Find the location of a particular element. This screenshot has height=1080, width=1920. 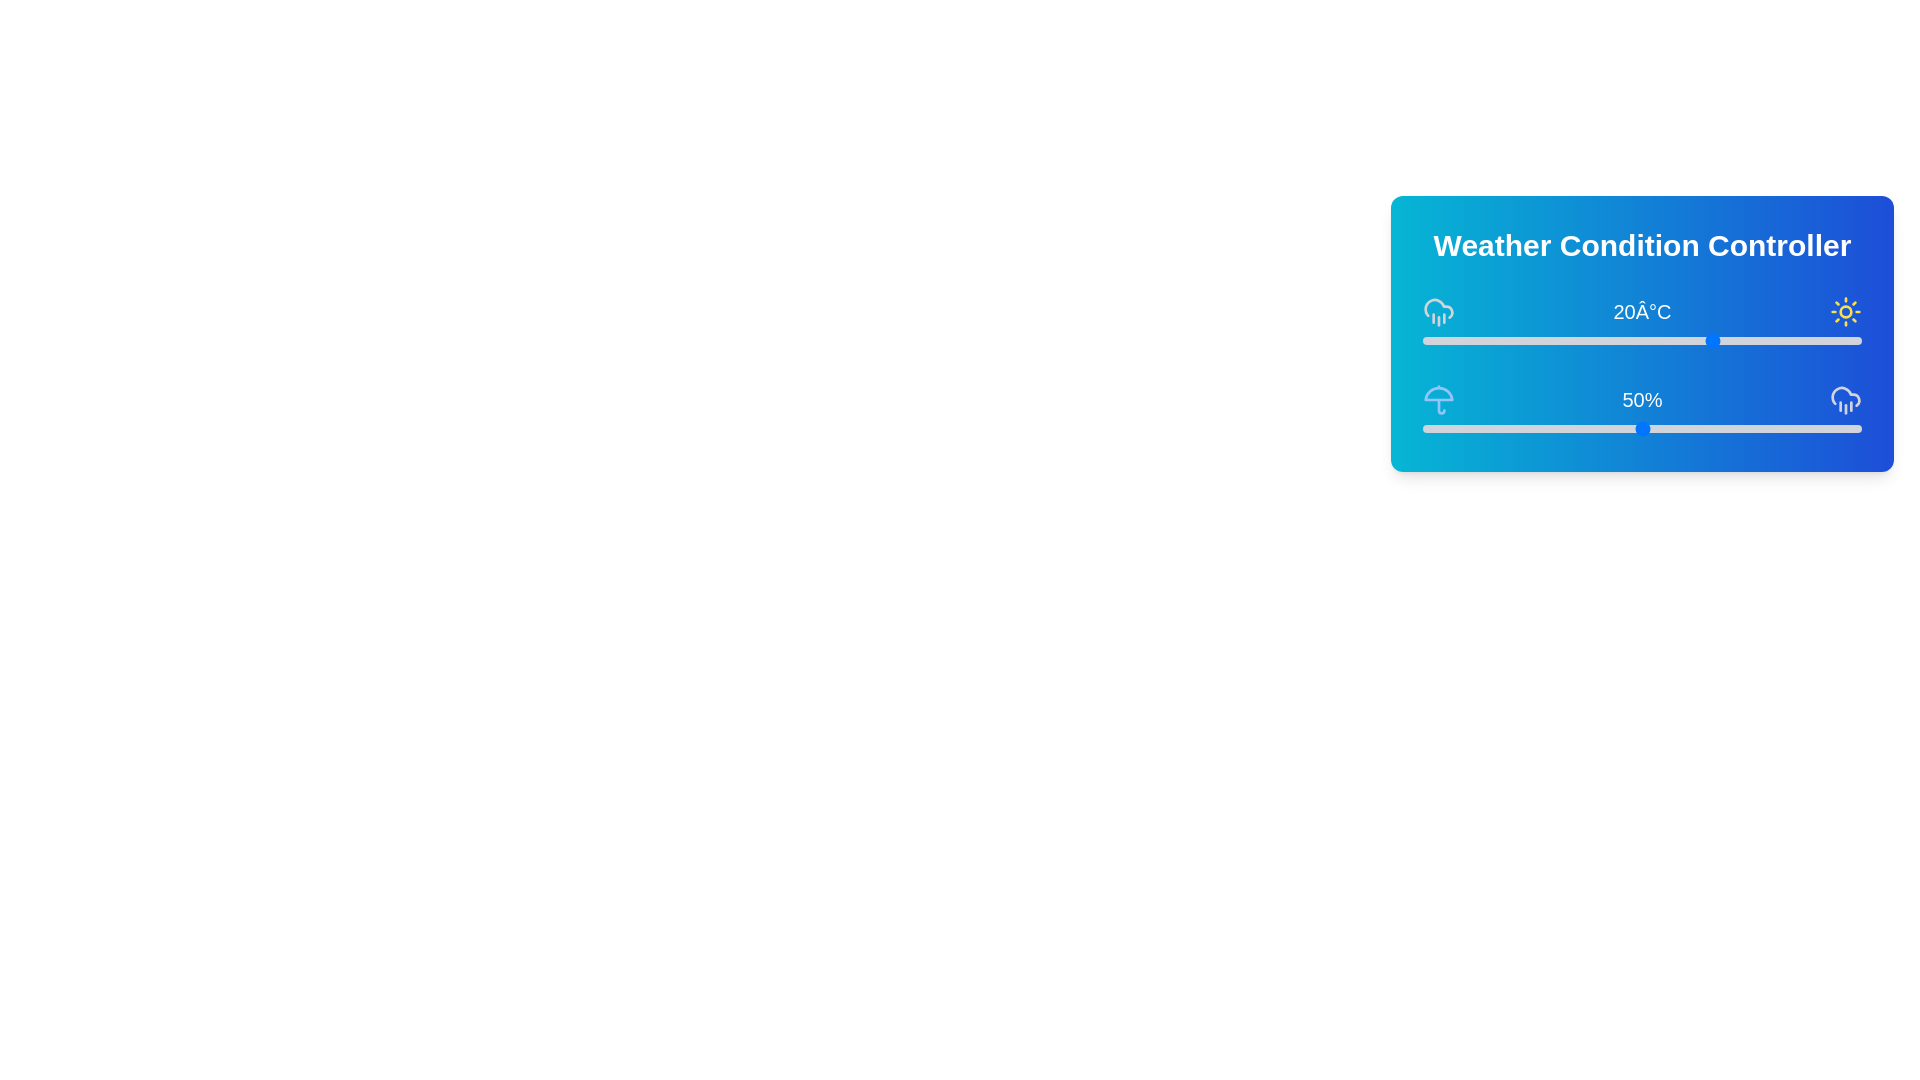

the precipitation slider to 87% is located at coordinates (1804, 427).